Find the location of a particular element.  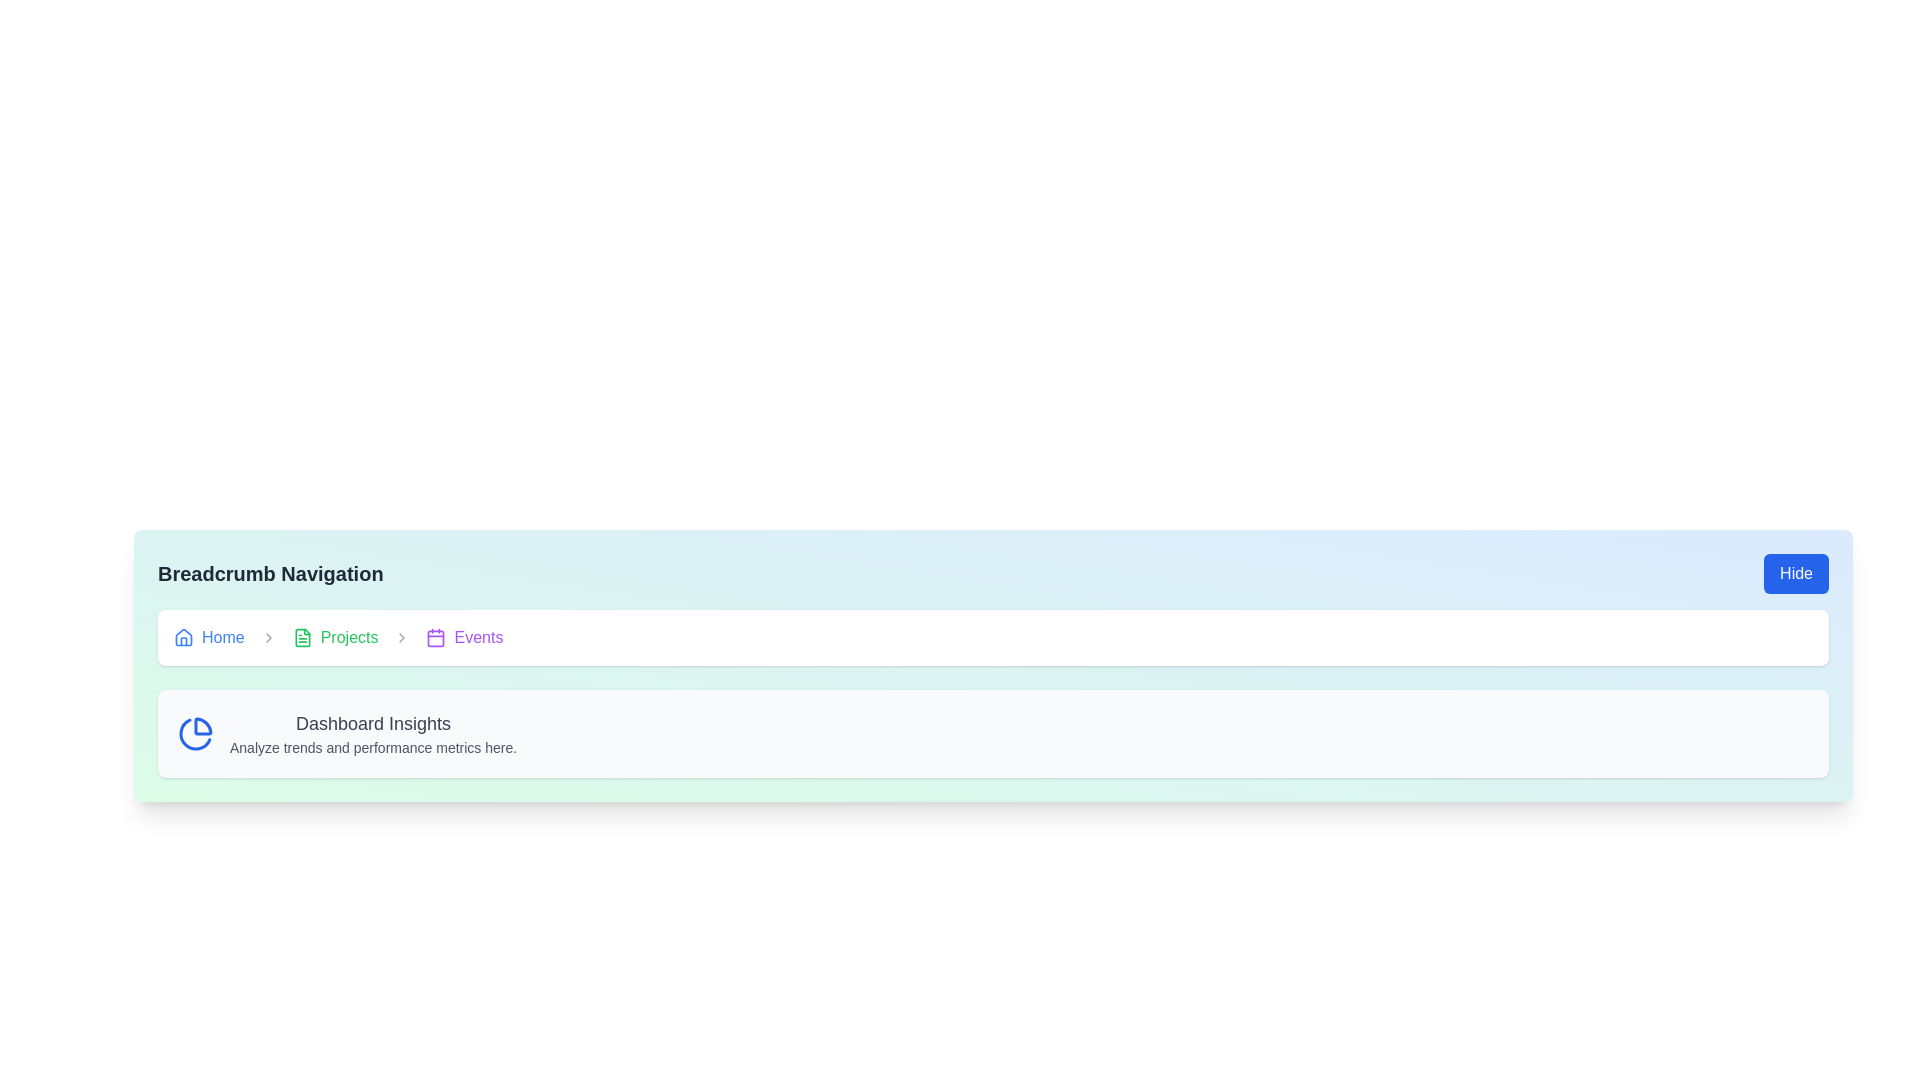

textual label that serves as a heading and description, located to the right of a circular pie-chart icon within a horizontal layout panel under the breadcrumb navigation bar is located at coordinates (373, 733).